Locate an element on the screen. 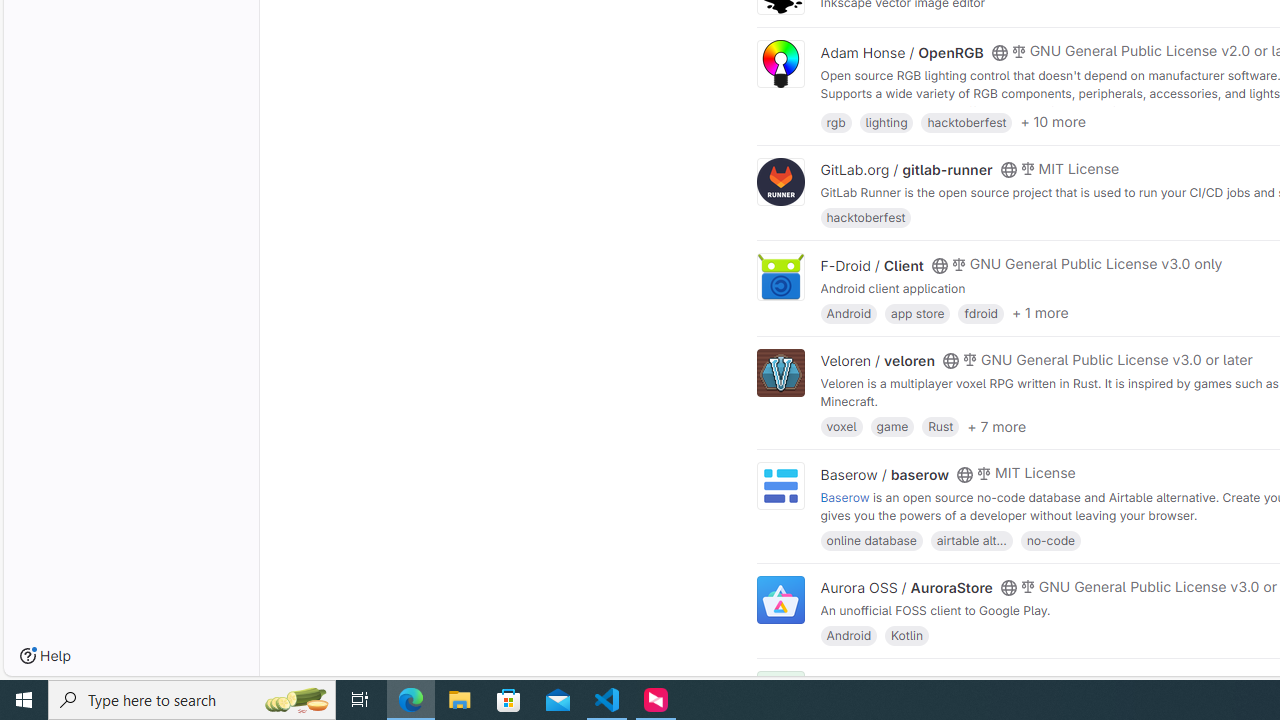 Image resolution: width=1280 pixels, height=720 pixels. 'airtable alt...' is located at coordinates (971, 538).